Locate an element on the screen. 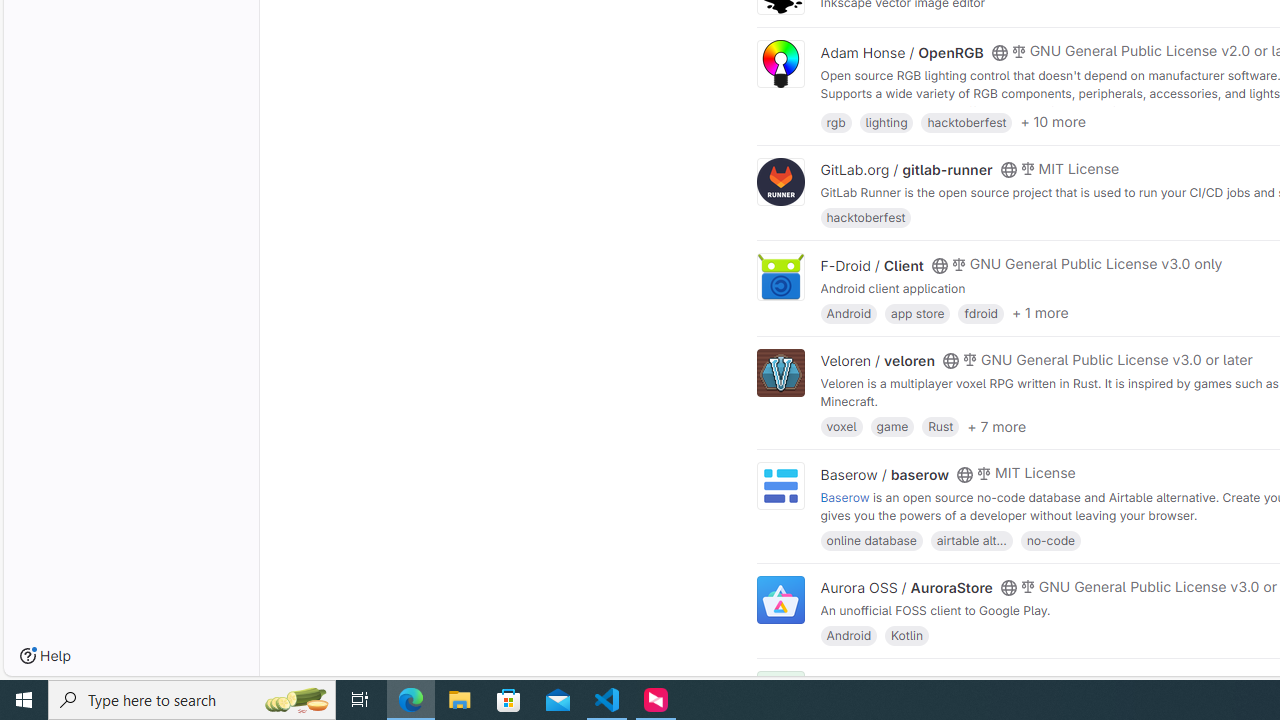 Image resolution: width=1280 pixels, height=720 pixels. 'airtable alt...' is located at coordinates (971, 538).